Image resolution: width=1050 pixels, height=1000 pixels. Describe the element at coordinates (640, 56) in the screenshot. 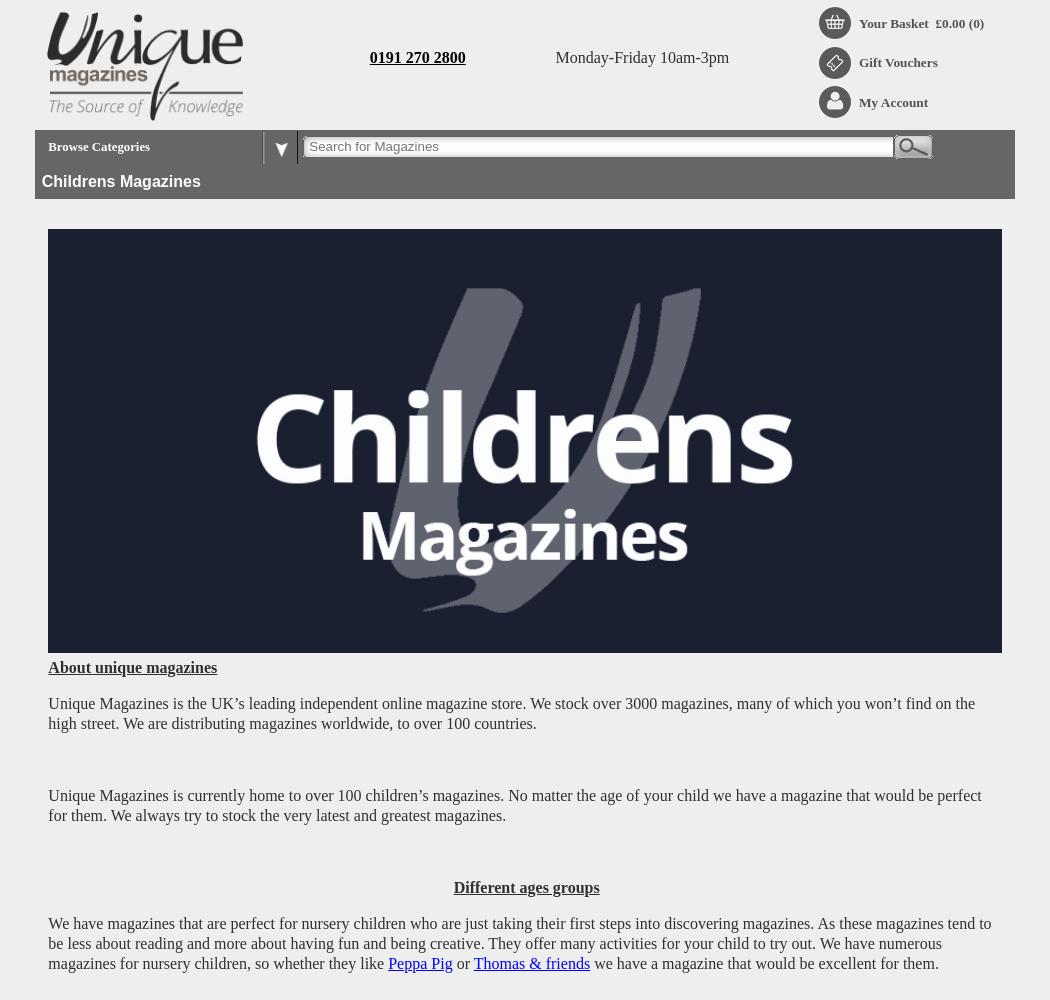

I see `'Monday-Friday 10am-3pm'` at that location.